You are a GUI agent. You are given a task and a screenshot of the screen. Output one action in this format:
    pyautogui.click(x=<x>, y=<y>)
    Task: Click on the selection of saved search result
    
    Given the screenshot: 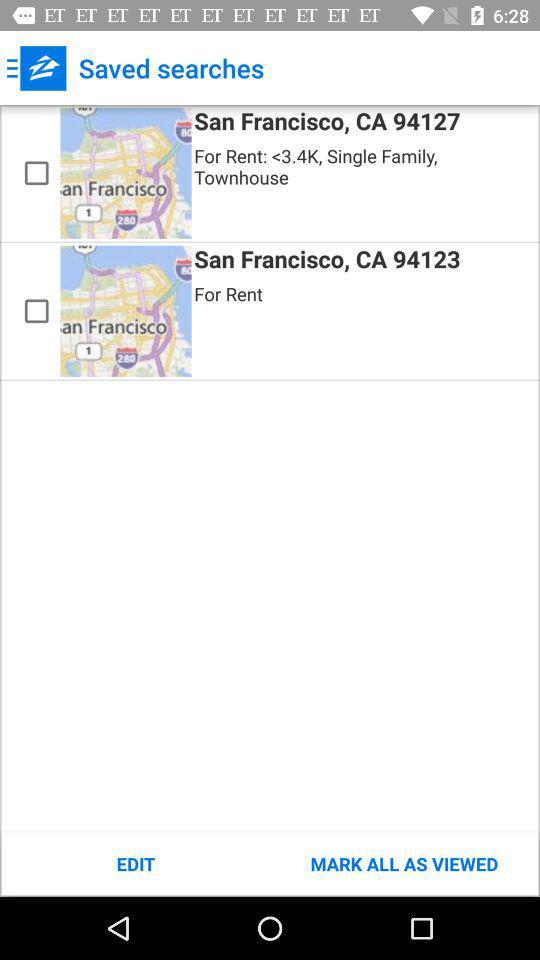 What is the action you would take?
    pyautogui.click(x=36, y=311)
    